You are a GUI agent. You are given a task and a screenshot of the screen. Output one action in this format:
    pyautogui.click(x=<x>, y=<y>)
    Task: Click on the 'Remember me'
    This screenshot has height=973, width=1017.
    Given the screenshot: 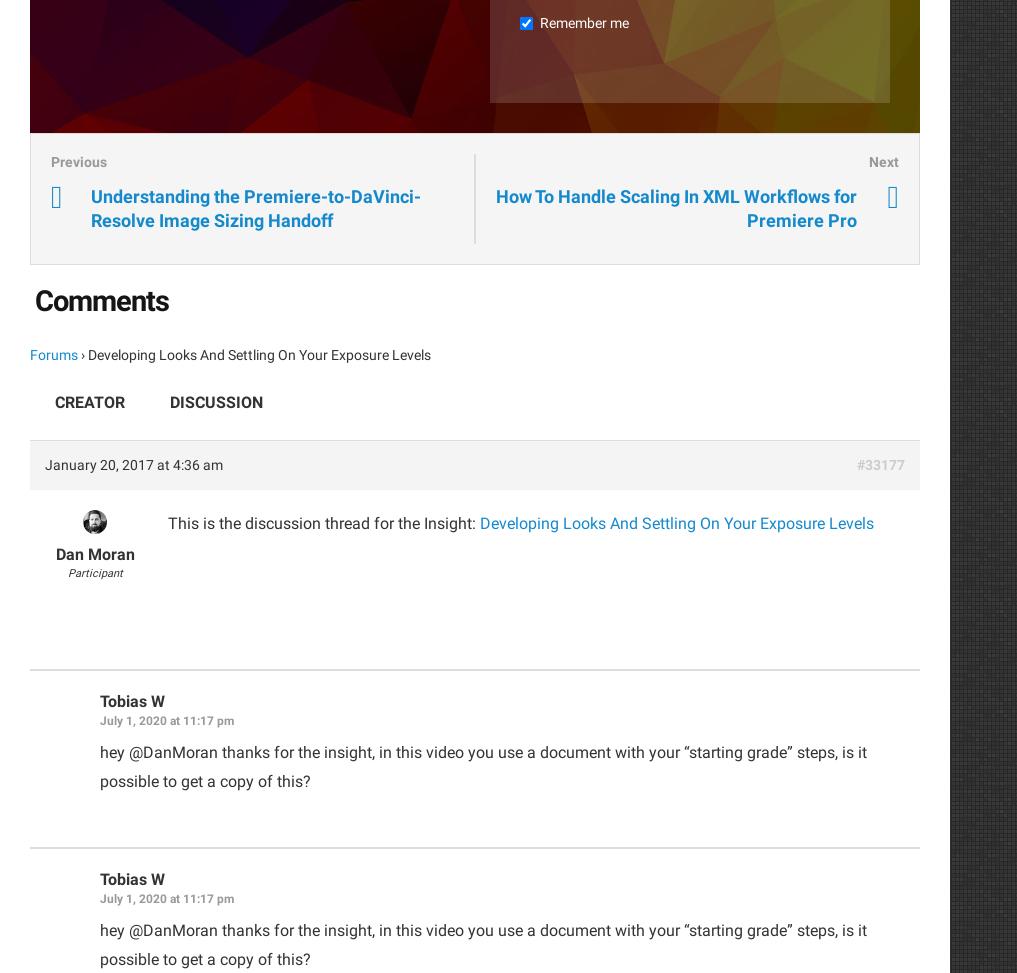 What is the action you would take?
    pyautogui.click(x=583, y=21)
    